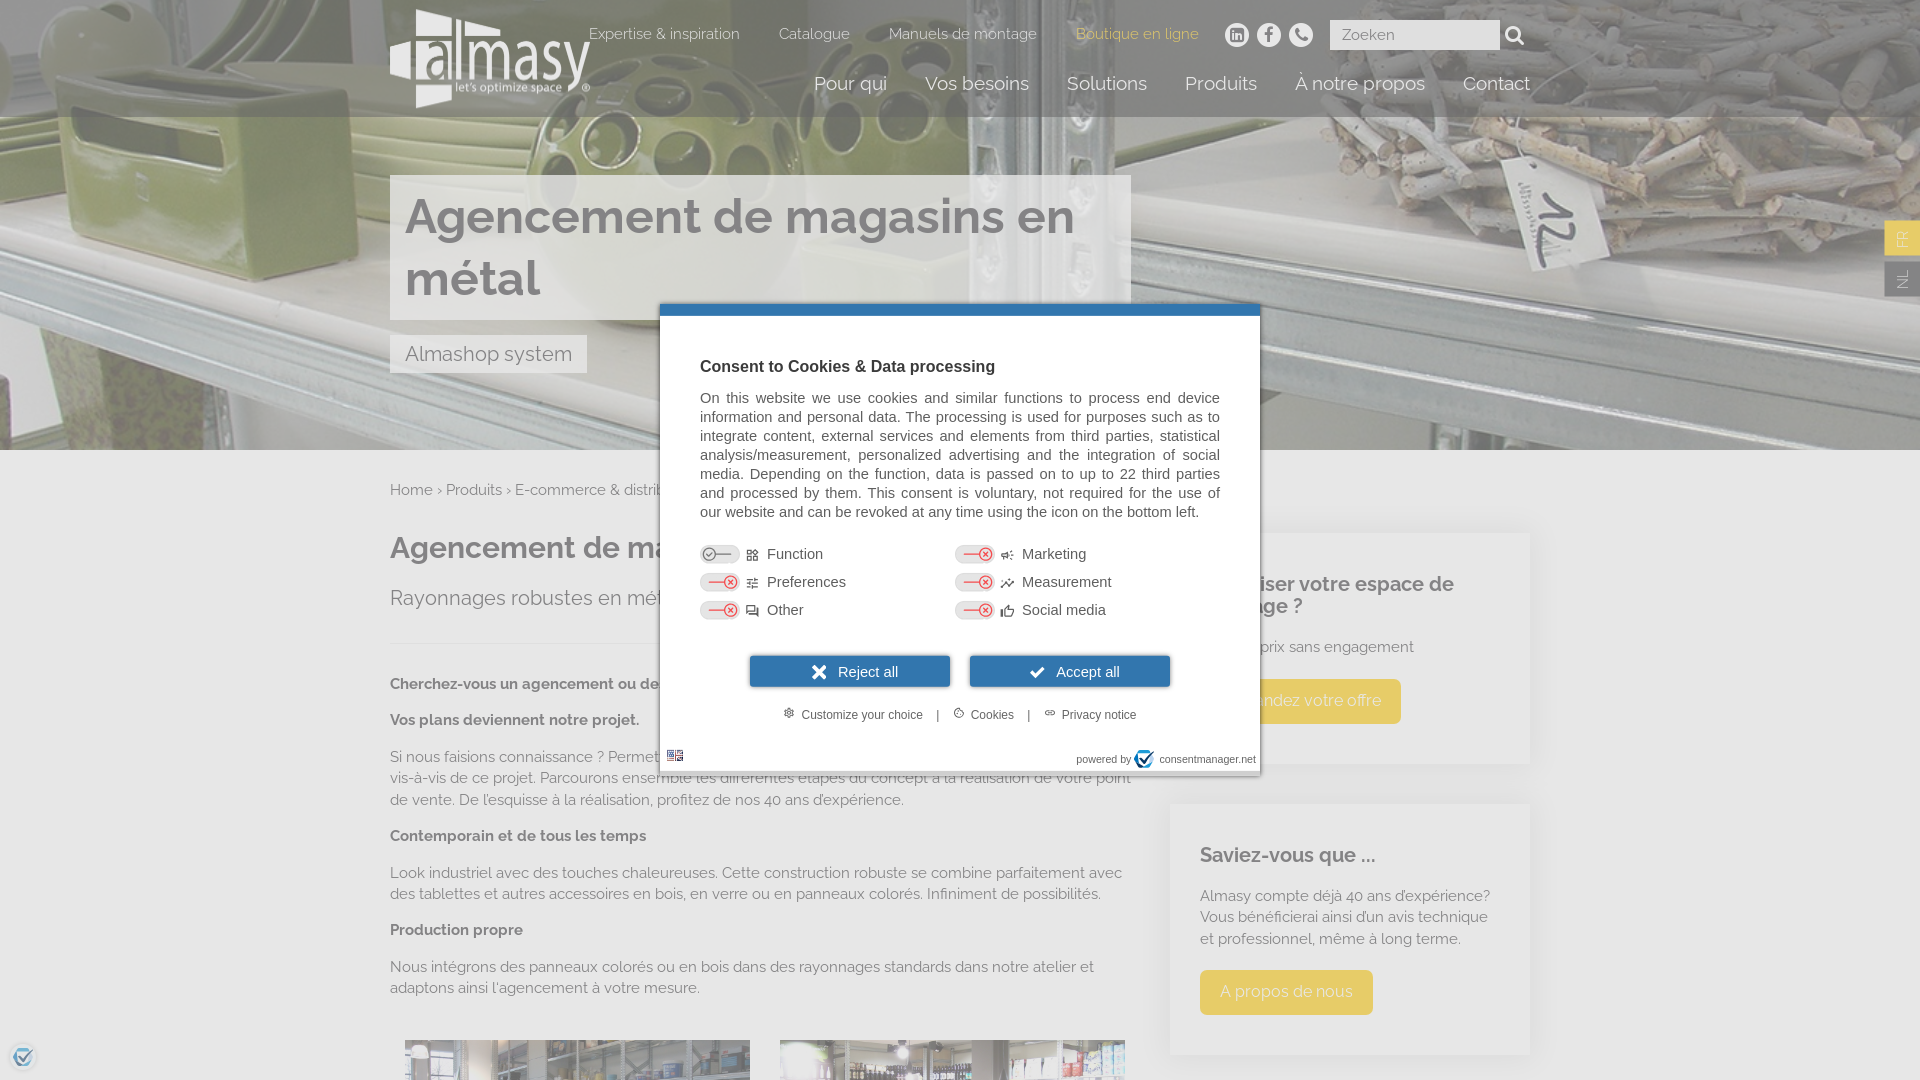 This screenshot has height=1080, width=1920. I want to click on '+32 3 317 04 20', so click(1300, 34).